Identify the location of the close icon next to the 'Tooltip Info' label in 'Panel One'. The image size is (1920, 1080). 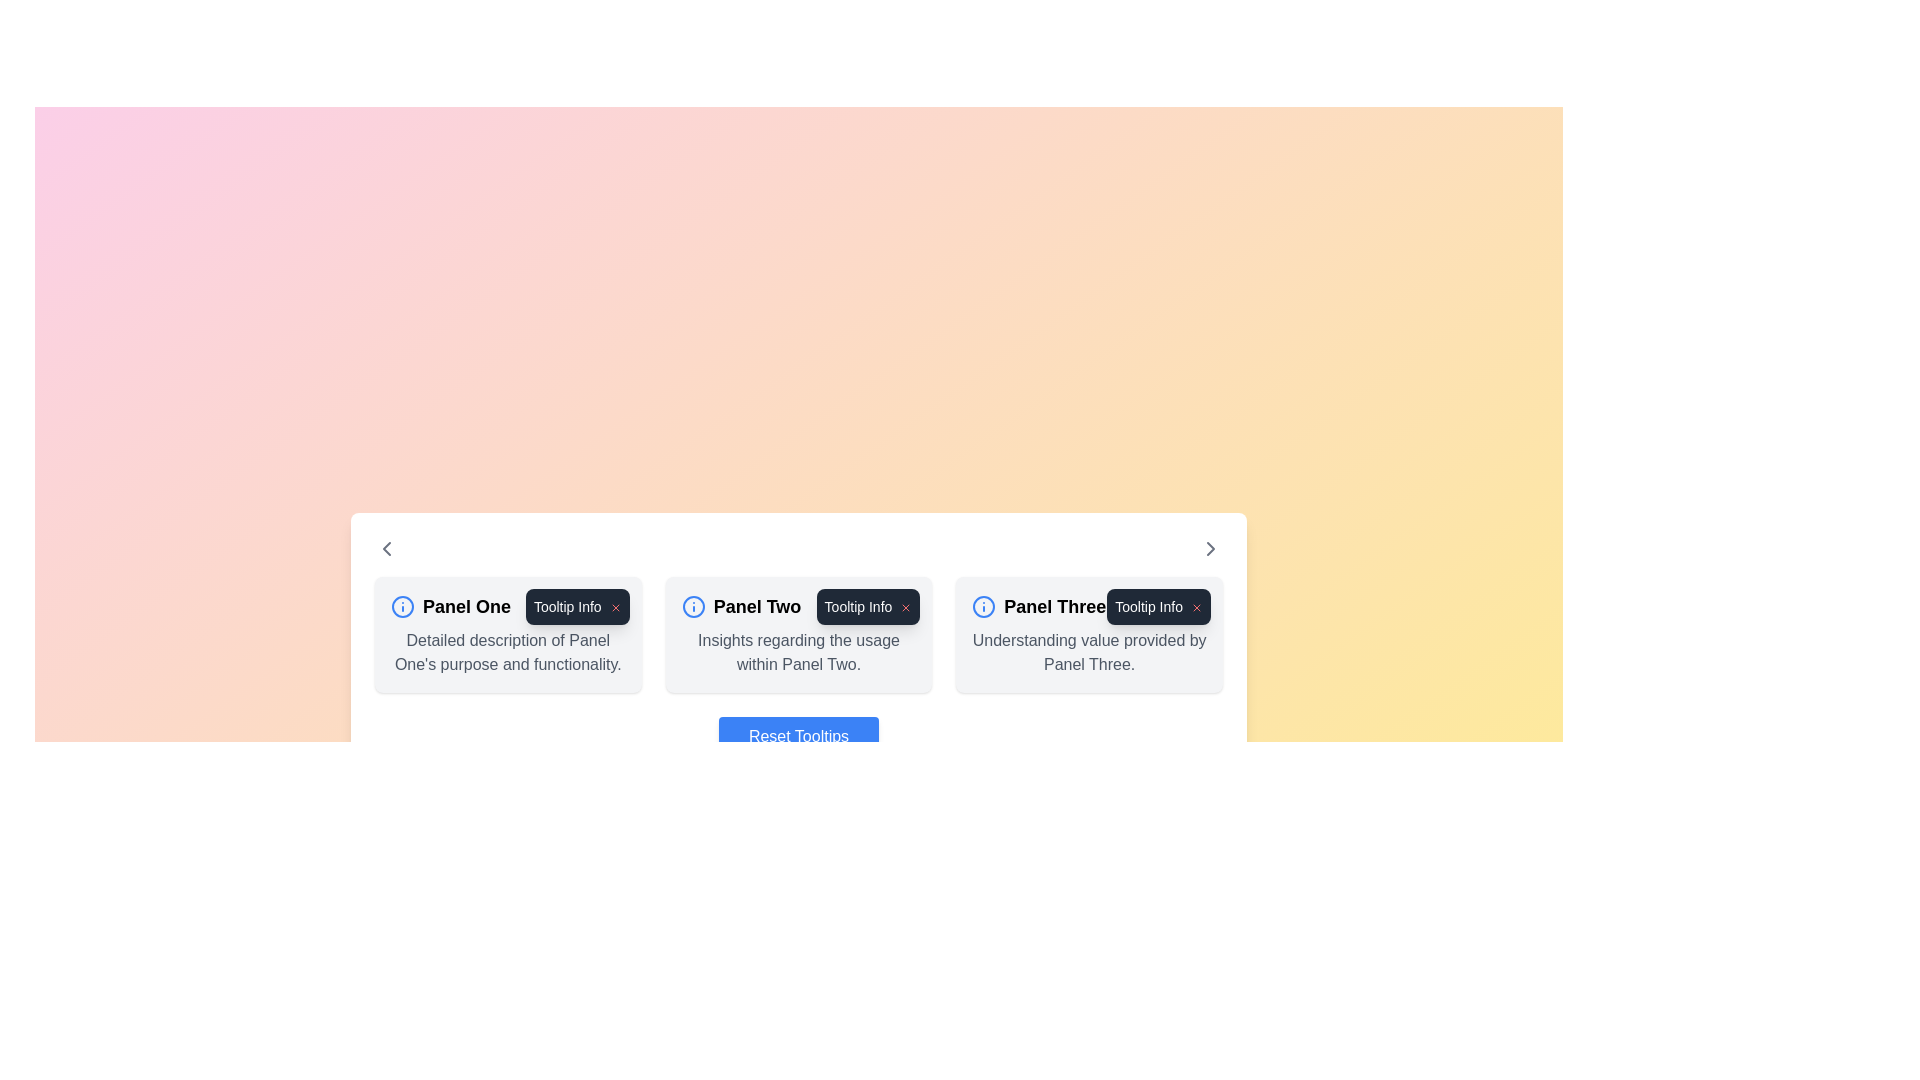
(614, 607).